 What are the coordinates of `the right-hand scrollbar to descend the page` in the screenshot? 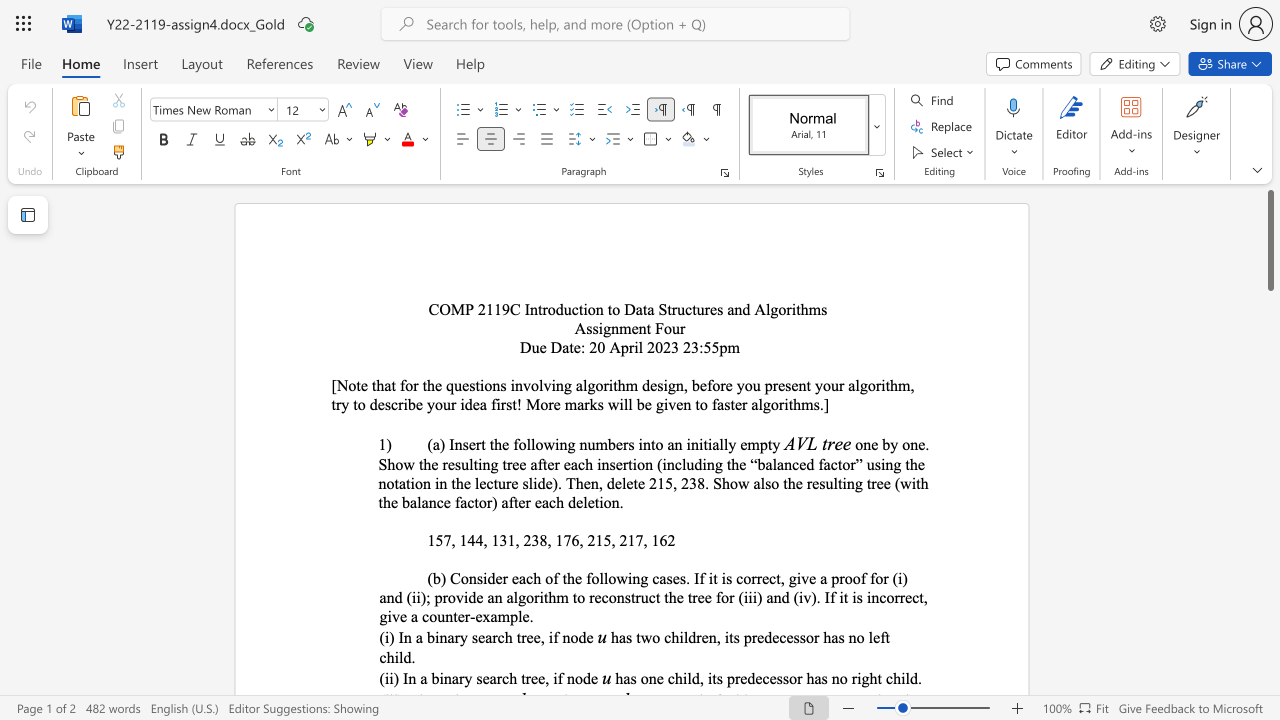 It's located at (1269, 518).